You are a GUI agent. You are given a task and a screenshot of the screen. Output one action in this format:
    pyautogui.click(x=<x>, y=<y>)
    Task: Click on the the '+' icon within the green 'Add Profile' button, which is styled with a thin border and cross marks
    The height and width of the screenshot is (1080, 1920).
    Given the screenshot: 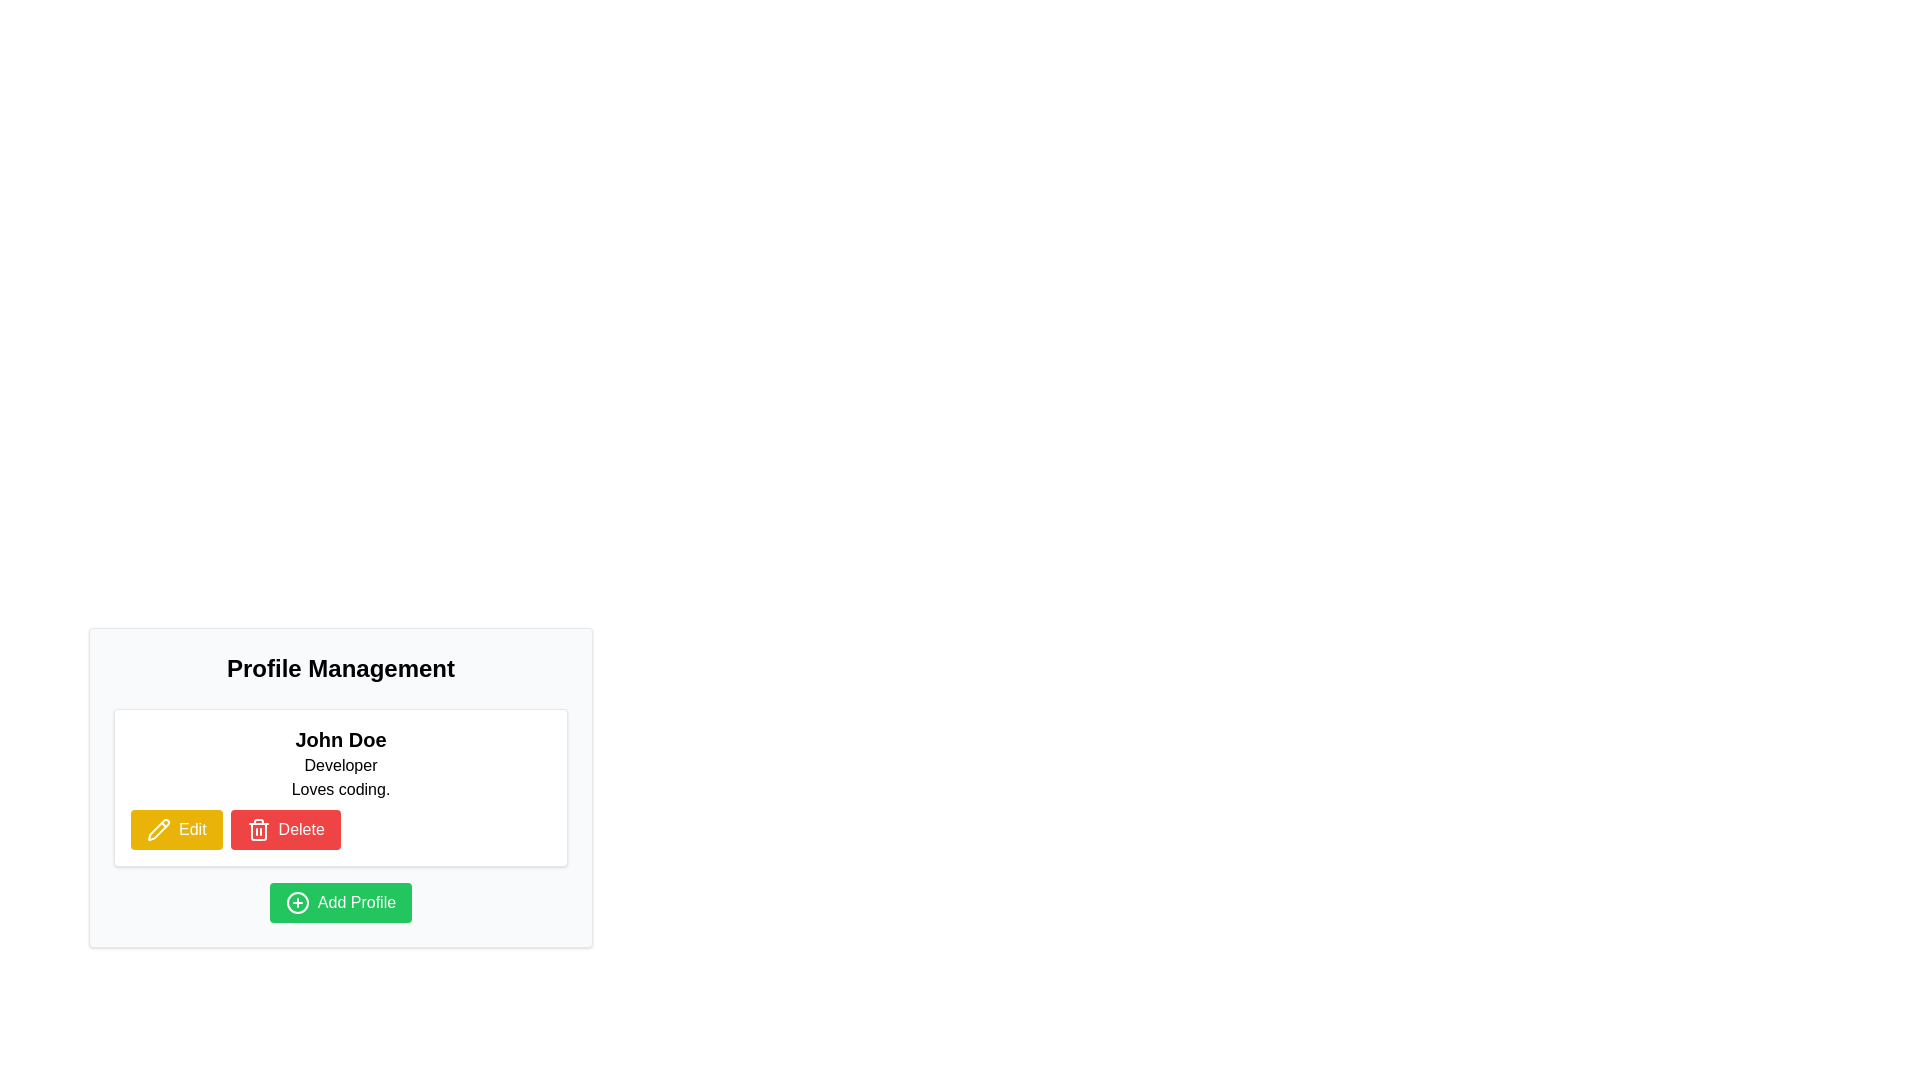 What is the action you would take?
    pyautogui.click(x=296, y=902)
    